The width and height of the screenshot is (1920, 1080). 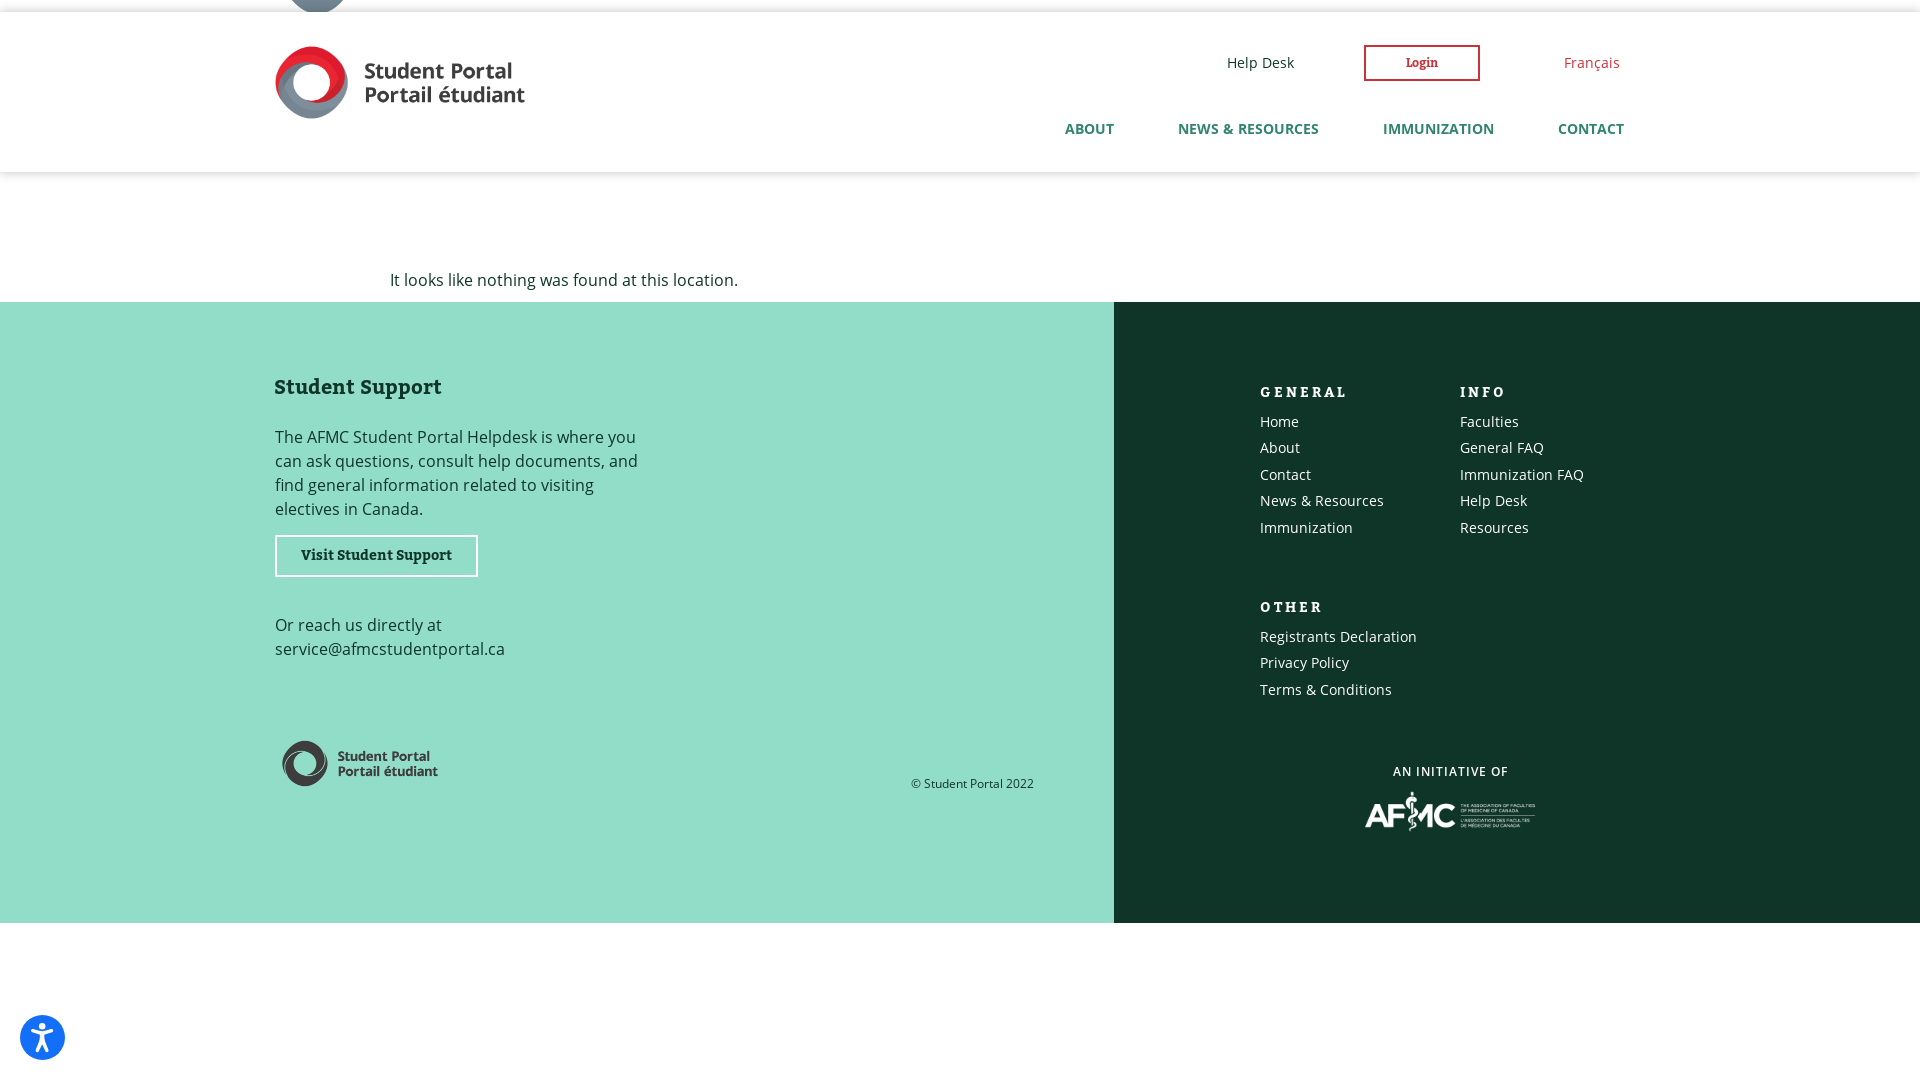 What do you see at coordinates (1437, 128) in the screenshot?
I see `'IMMUNIZATION'` at bounding box center [1437, 128].